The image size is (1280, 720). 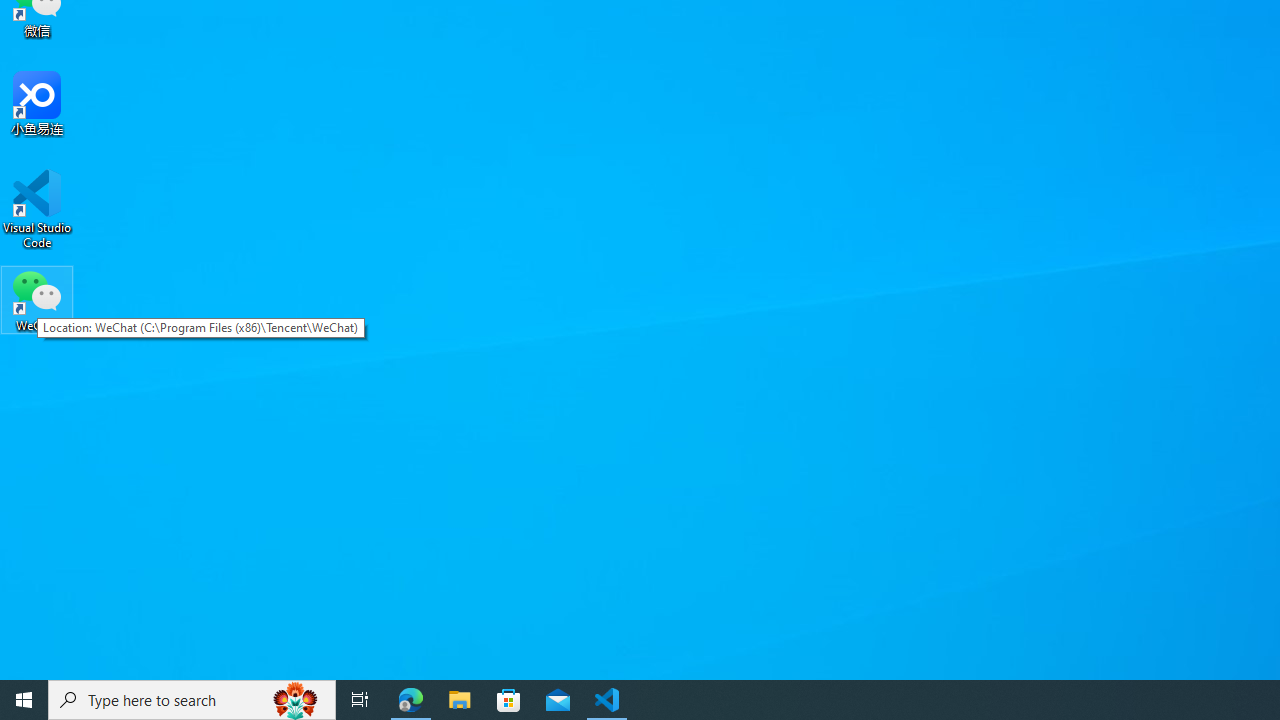 I want to click on 'Microsoft Store', so click(x=509, y=698).